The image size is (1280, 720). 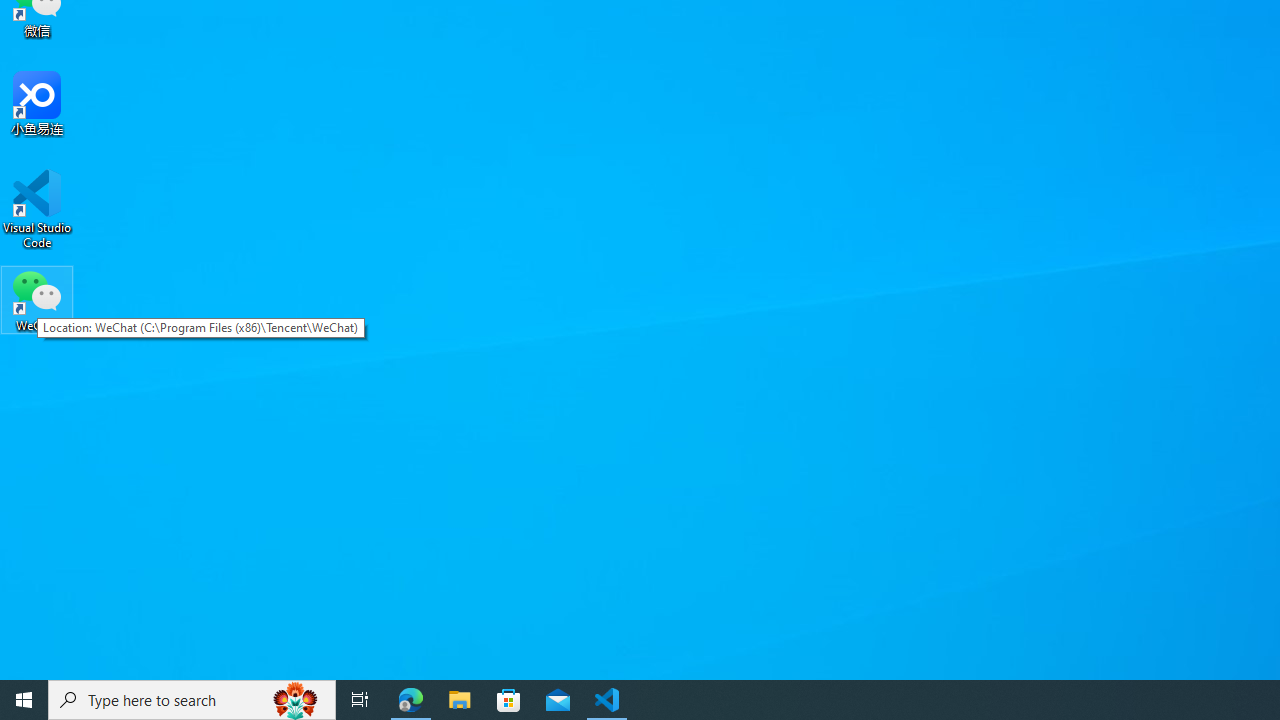 I want to click on 'Microsoft Store', so click(x=509, y=698).